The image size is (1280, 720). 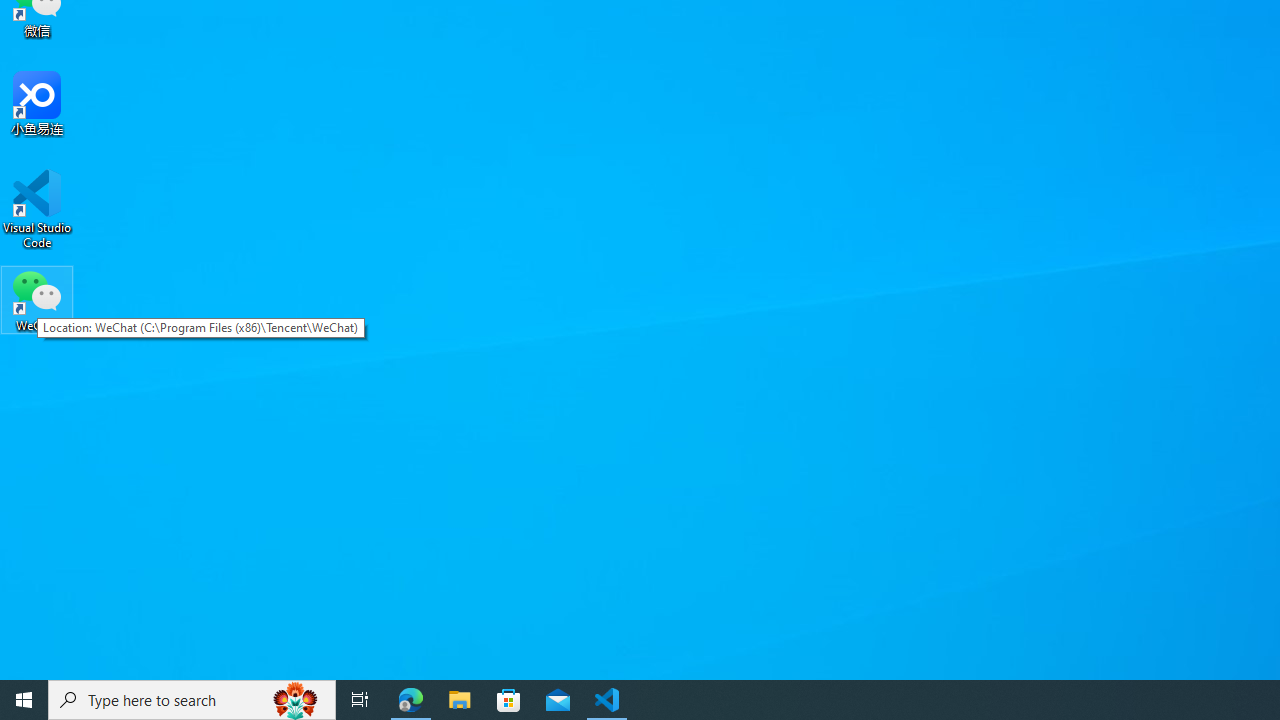 I want to click on 'Microsoft Store', so click(x=509, y=698).